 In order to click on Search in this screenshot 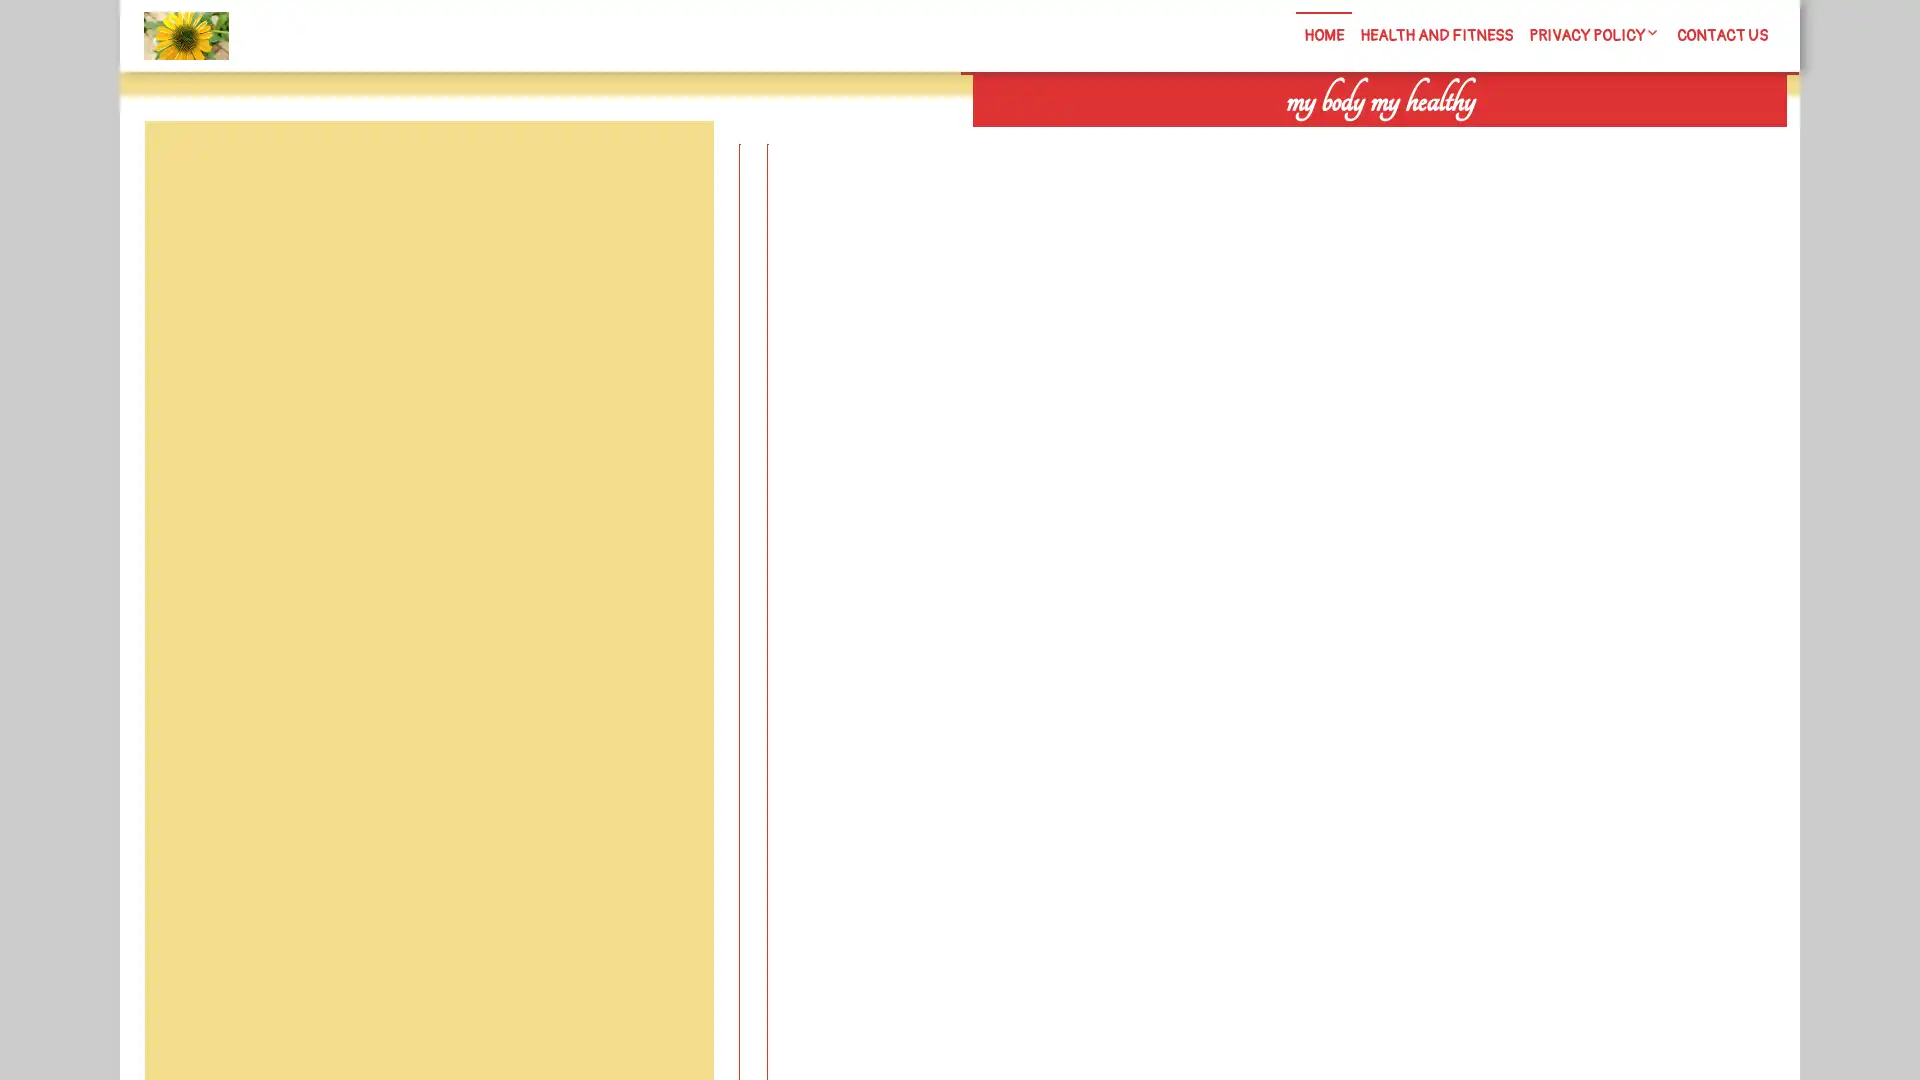, I will do `click(1557, 140)`.